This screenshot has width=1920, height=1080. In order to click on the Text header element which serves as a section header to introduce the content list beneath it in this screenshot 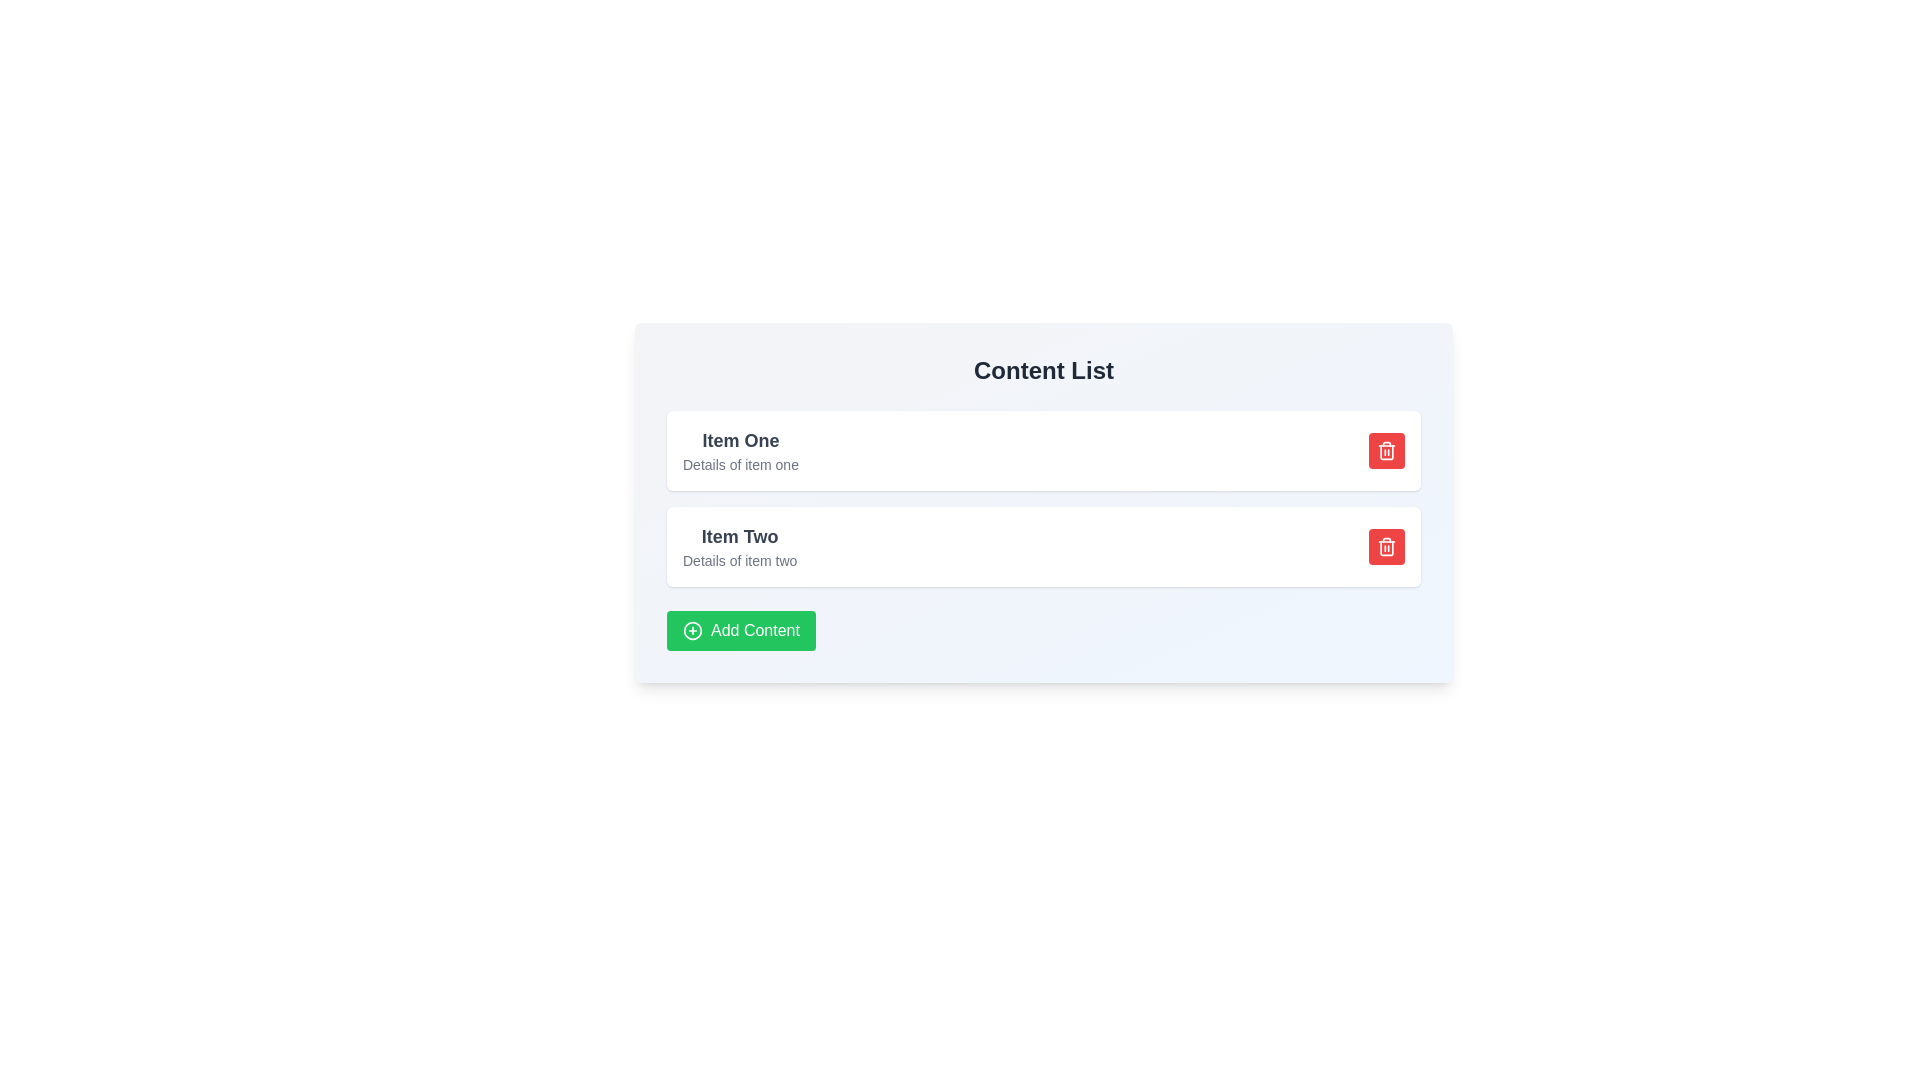, I will do `click(1042, 370)`.